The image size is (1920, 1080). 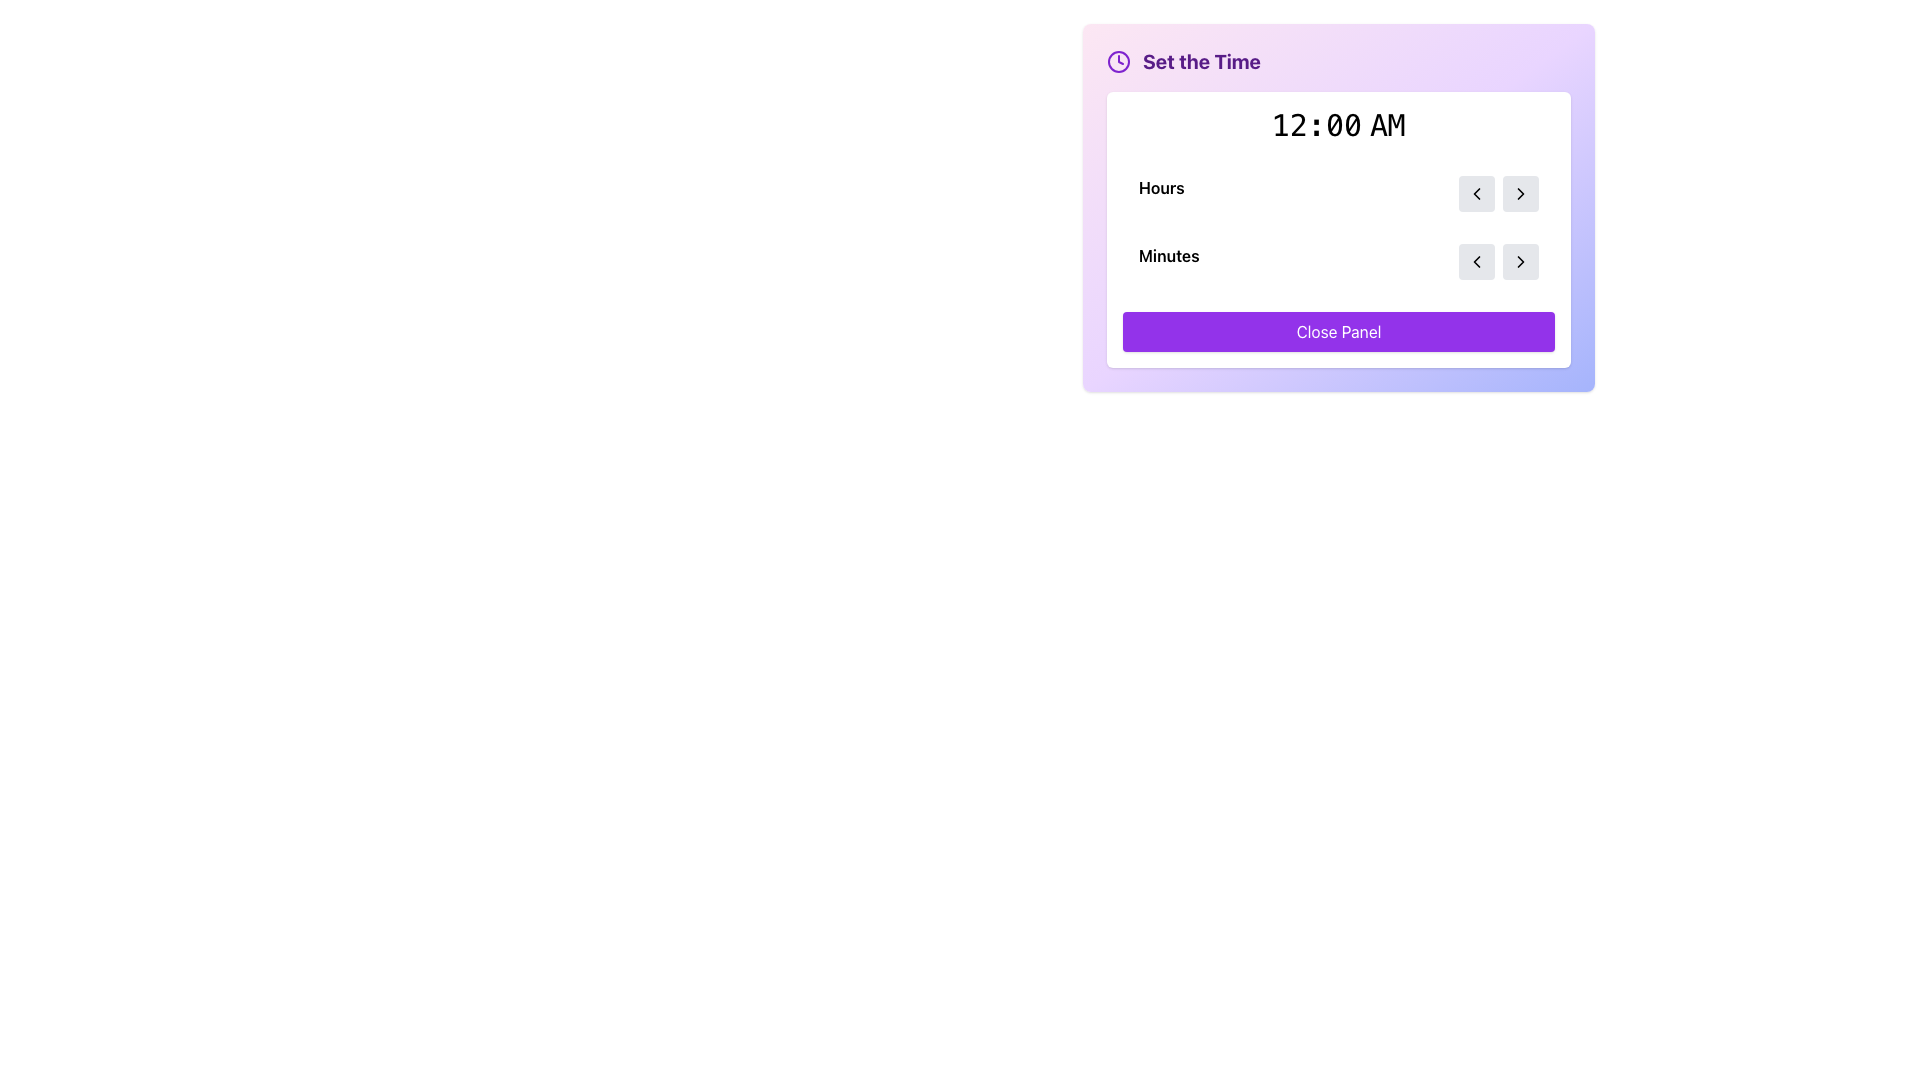 I want to click on the increment button located in the minutes adjustment section of the digital clock interface to increase the displayed minutes, so click(x=1520, y=261).